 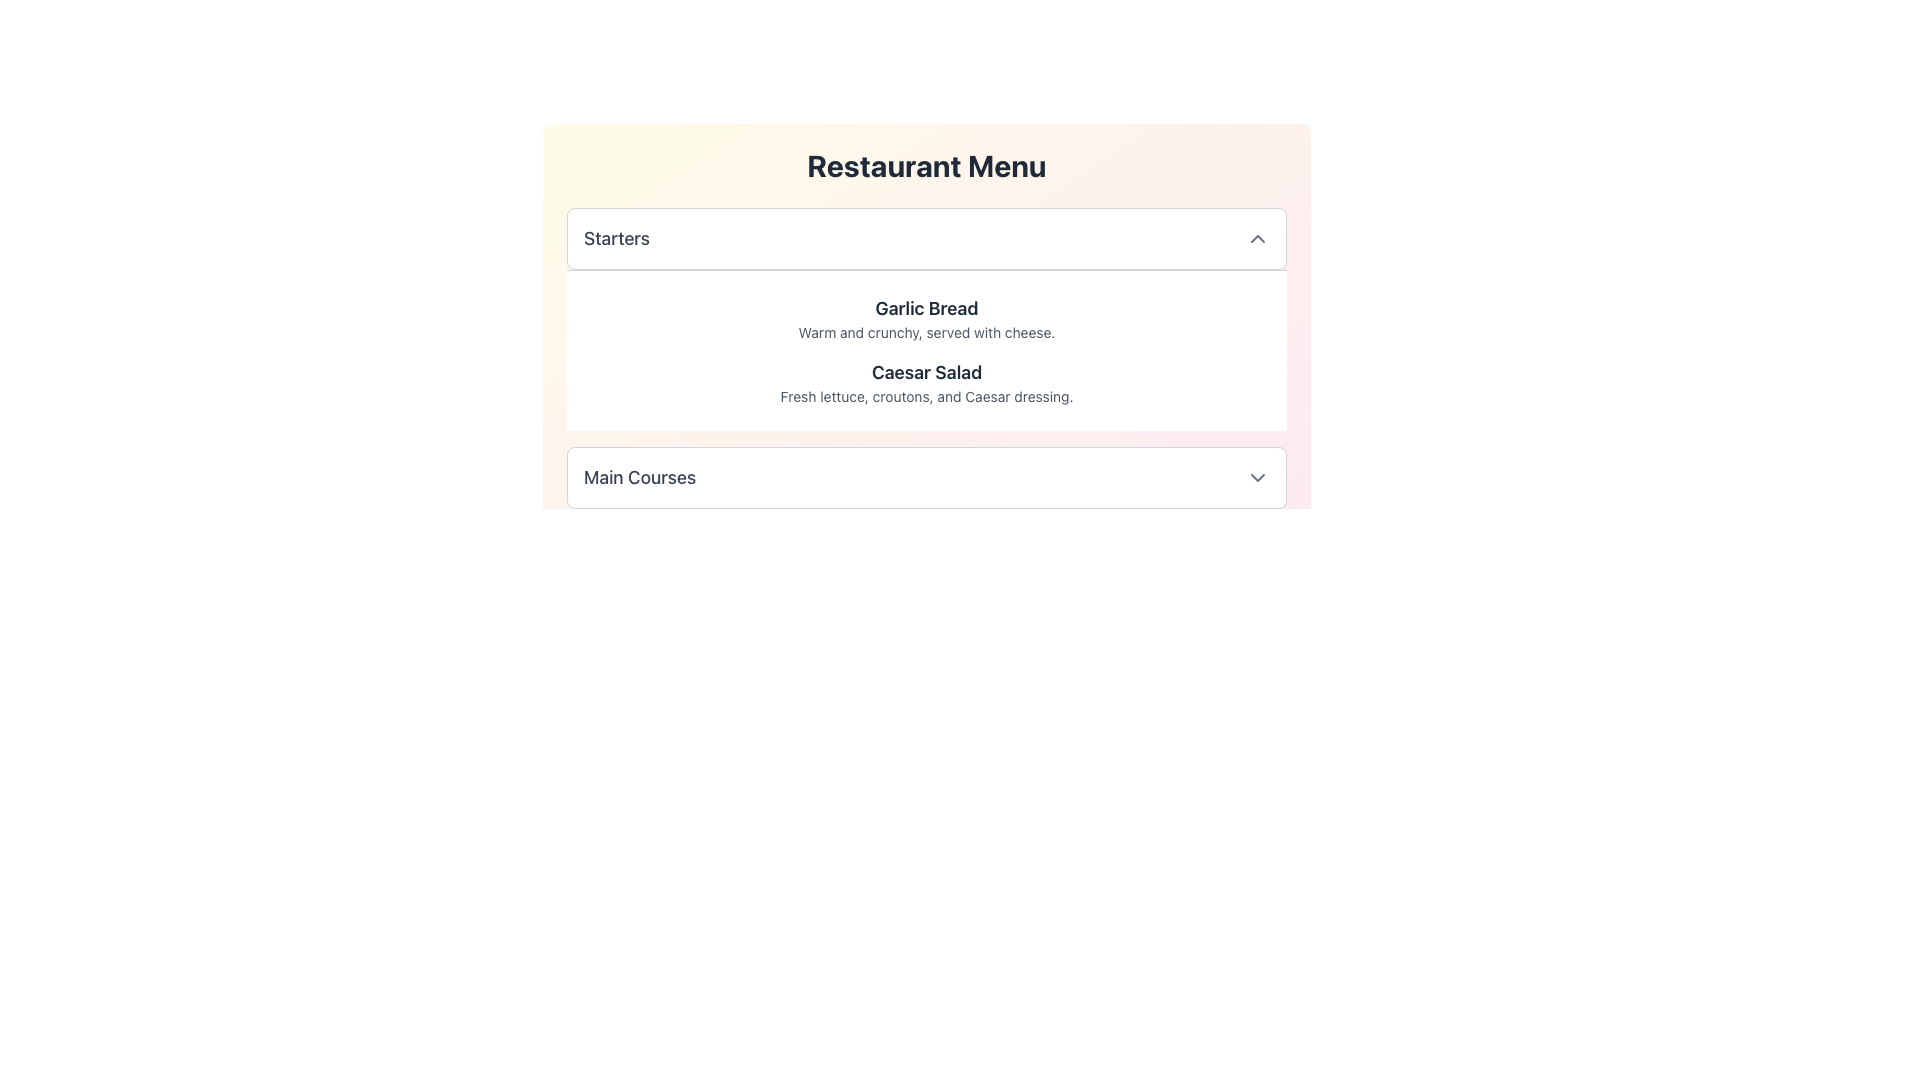 I want to click on the text label that reads 'Fresh lettuce, croutons, and Caesar dressing.' which is styled in a small gray font and located below the 'Caesar Salad' heading, so click(x=925, y=397).